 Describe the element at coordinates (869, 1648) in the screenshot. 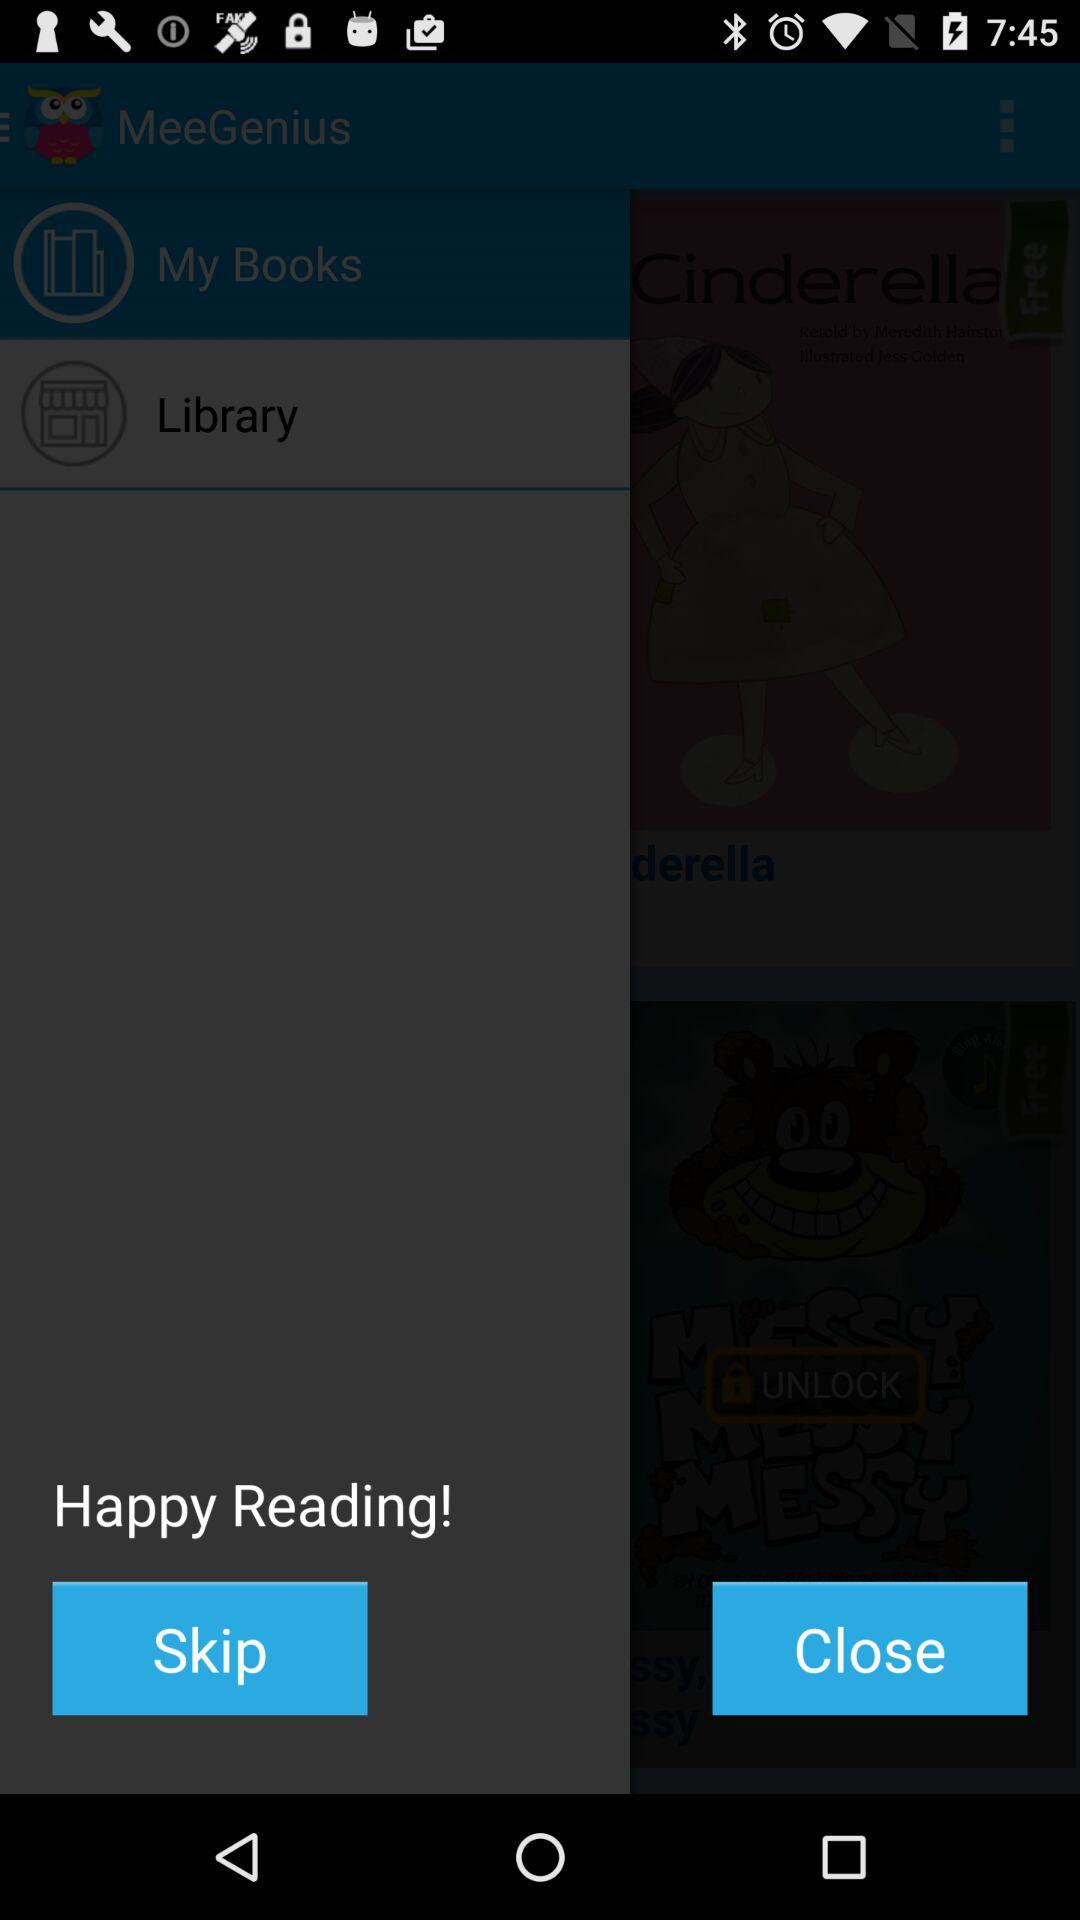

I see `item at the bottom right corner` at that location.